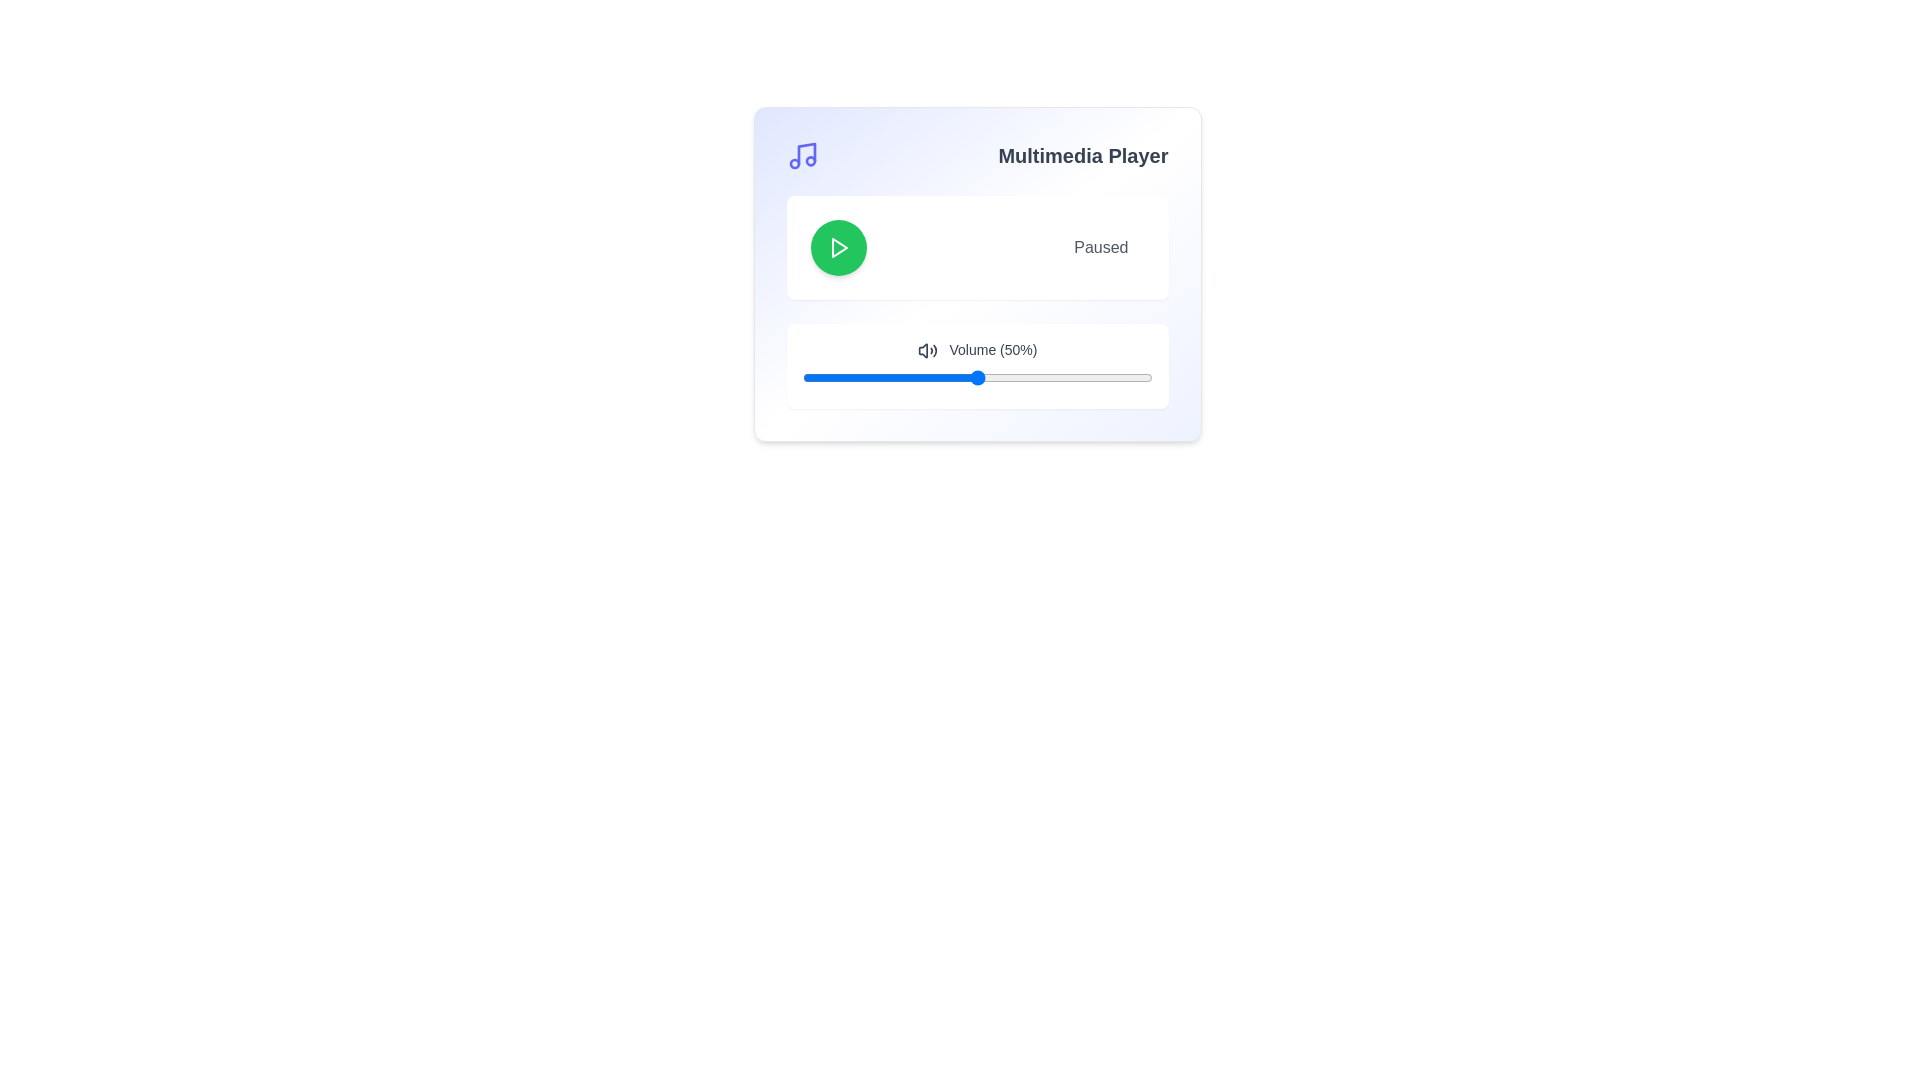  Describe the element at coordinates (1112, 378) in the screenshot. I see `the volume slider` at that location.